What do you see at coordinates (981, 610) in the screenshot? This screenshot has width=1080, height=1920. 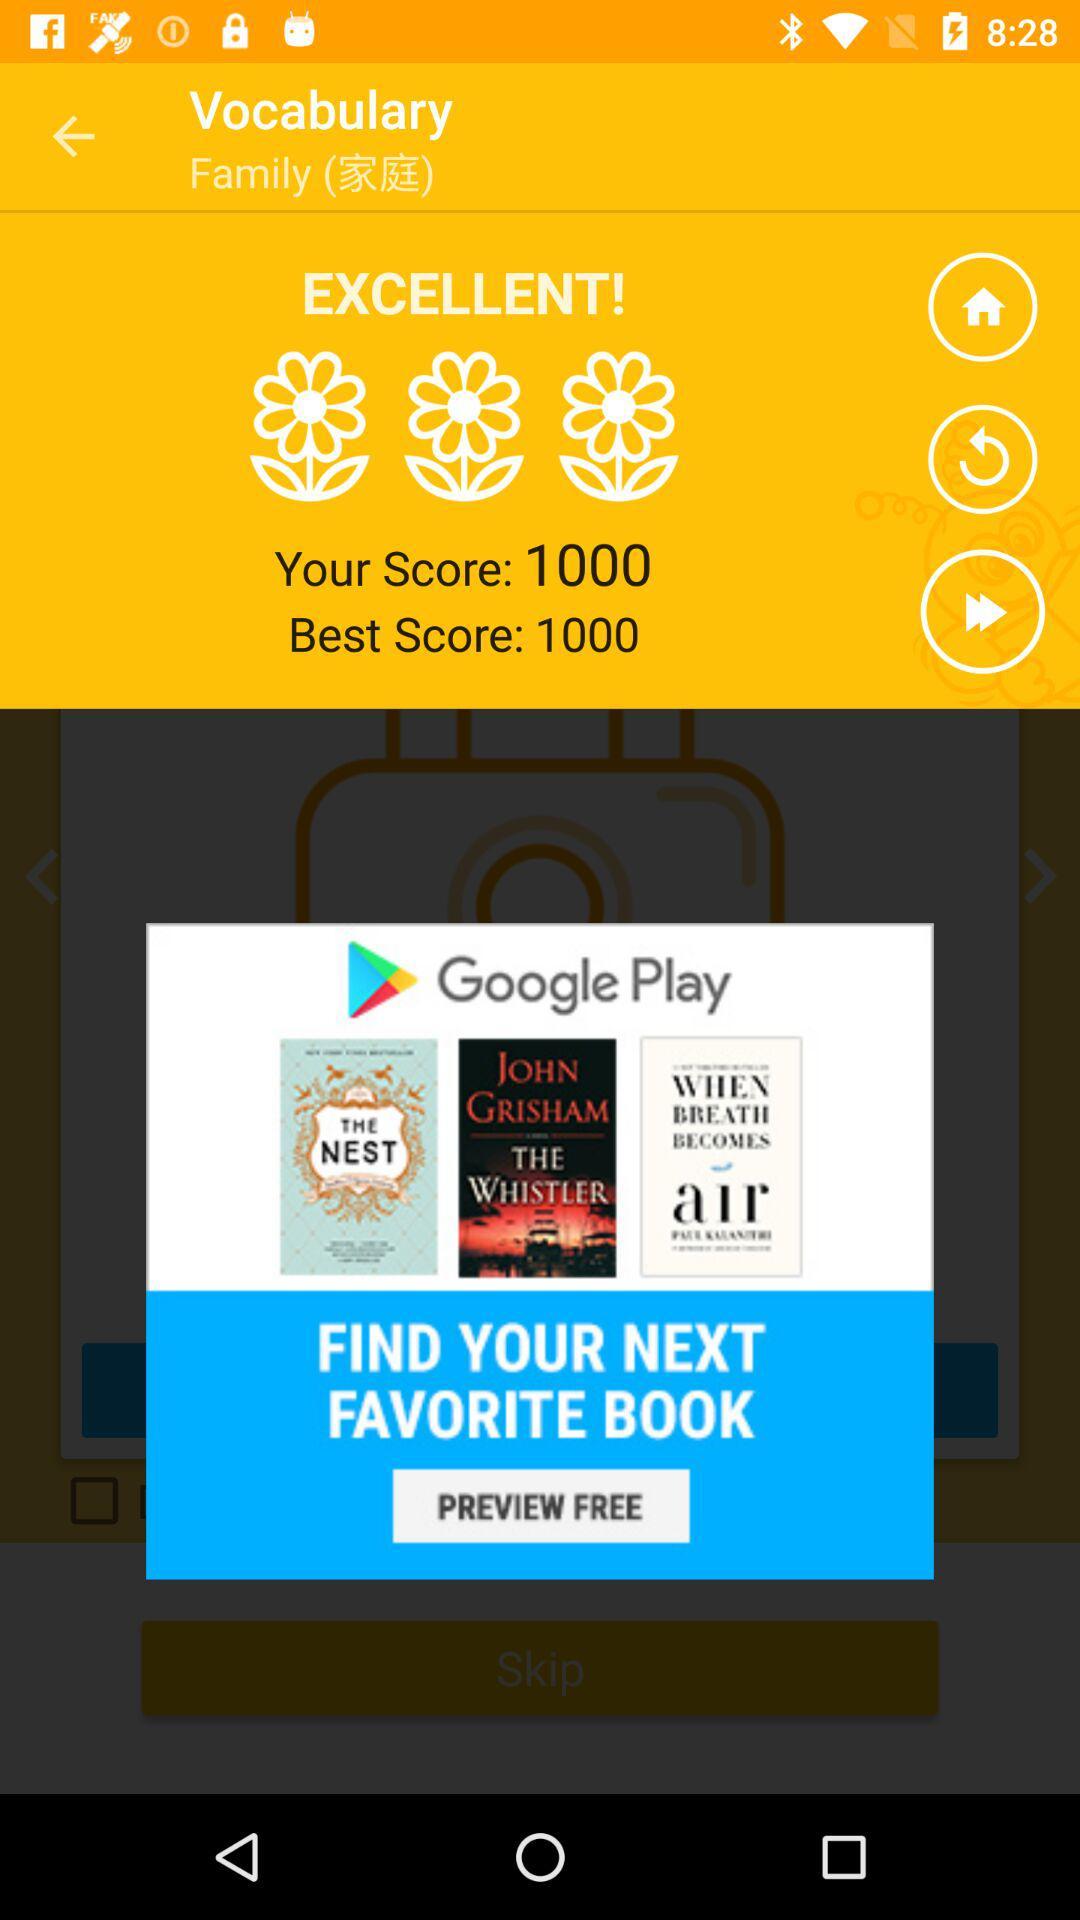 I see `the av_forward icon` at bounding box center [981, 610].